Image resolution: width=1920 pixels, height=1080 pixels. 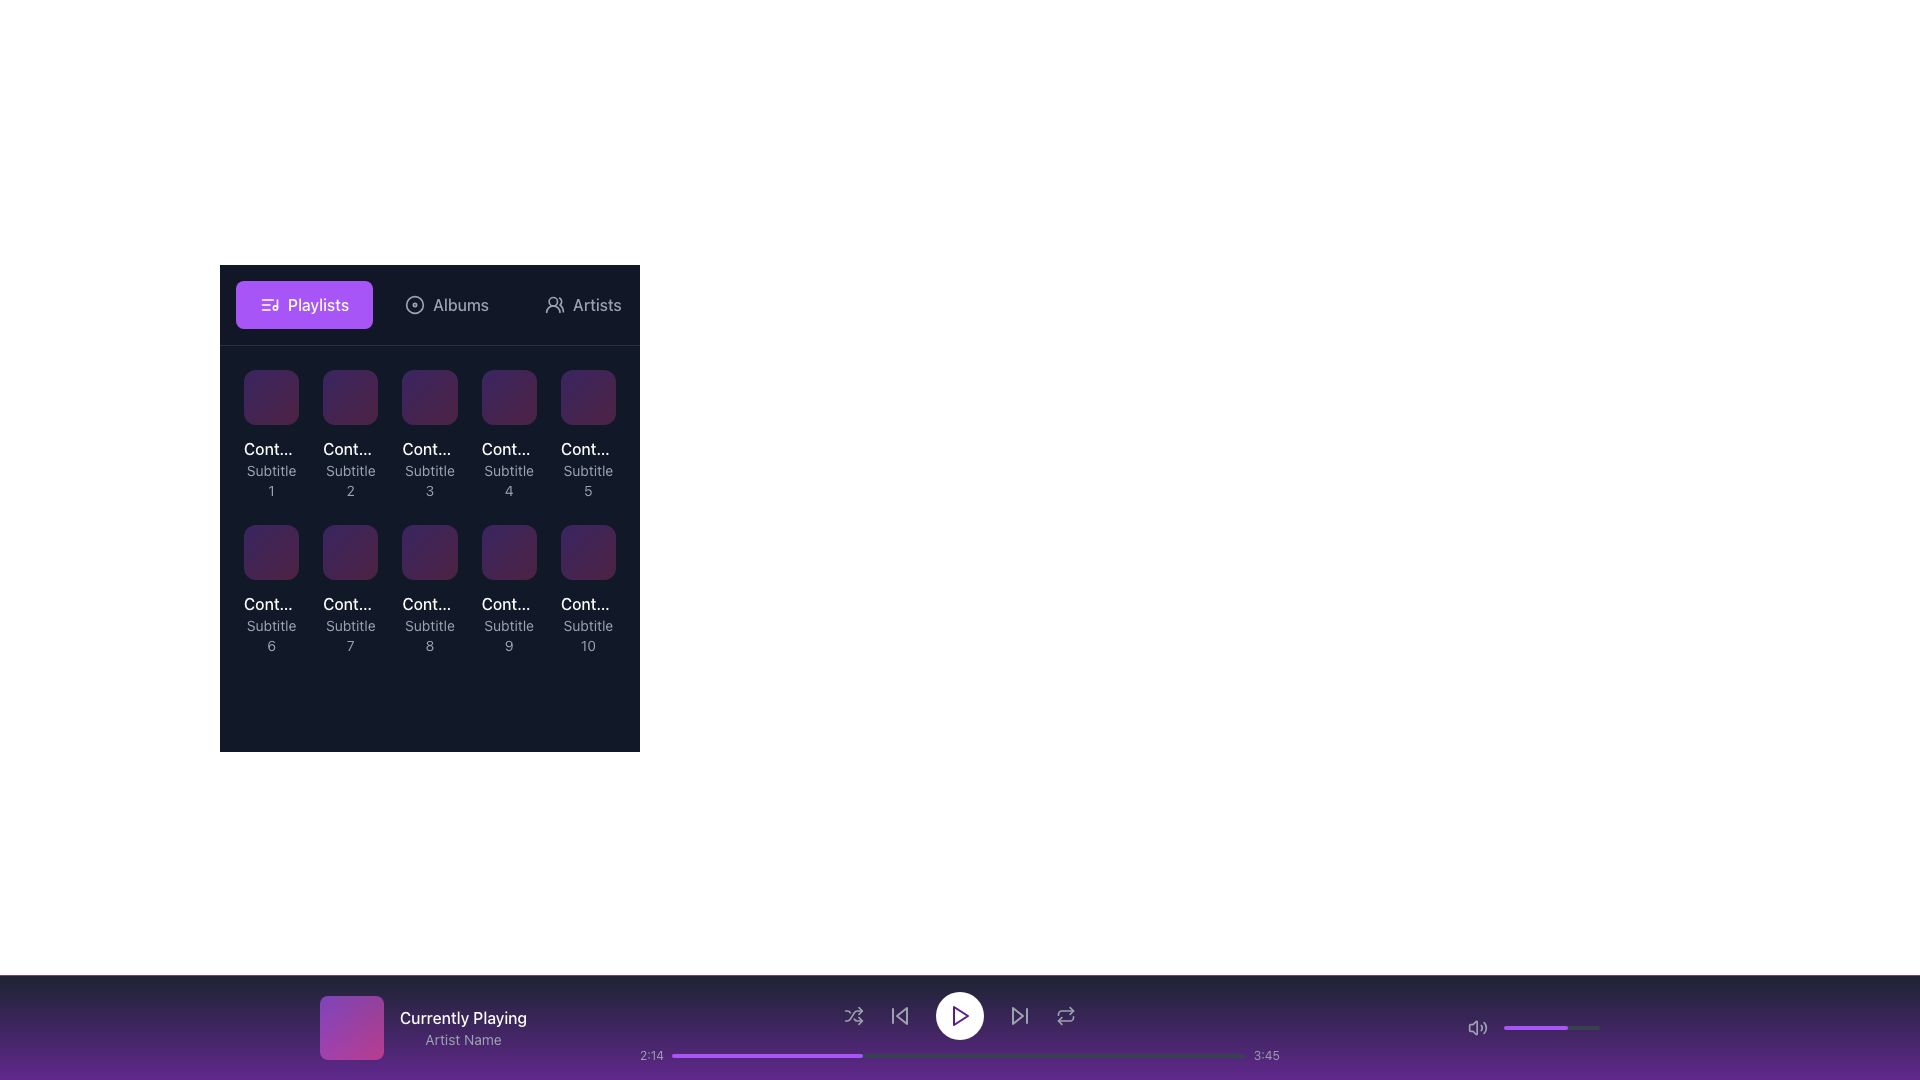 What do you see at coordinates (960, 1055) in the screenshot?
I see `the progress bar located at the bottom of the media player interface to seek to a specific playback position` at bounding box center [960, 1055].